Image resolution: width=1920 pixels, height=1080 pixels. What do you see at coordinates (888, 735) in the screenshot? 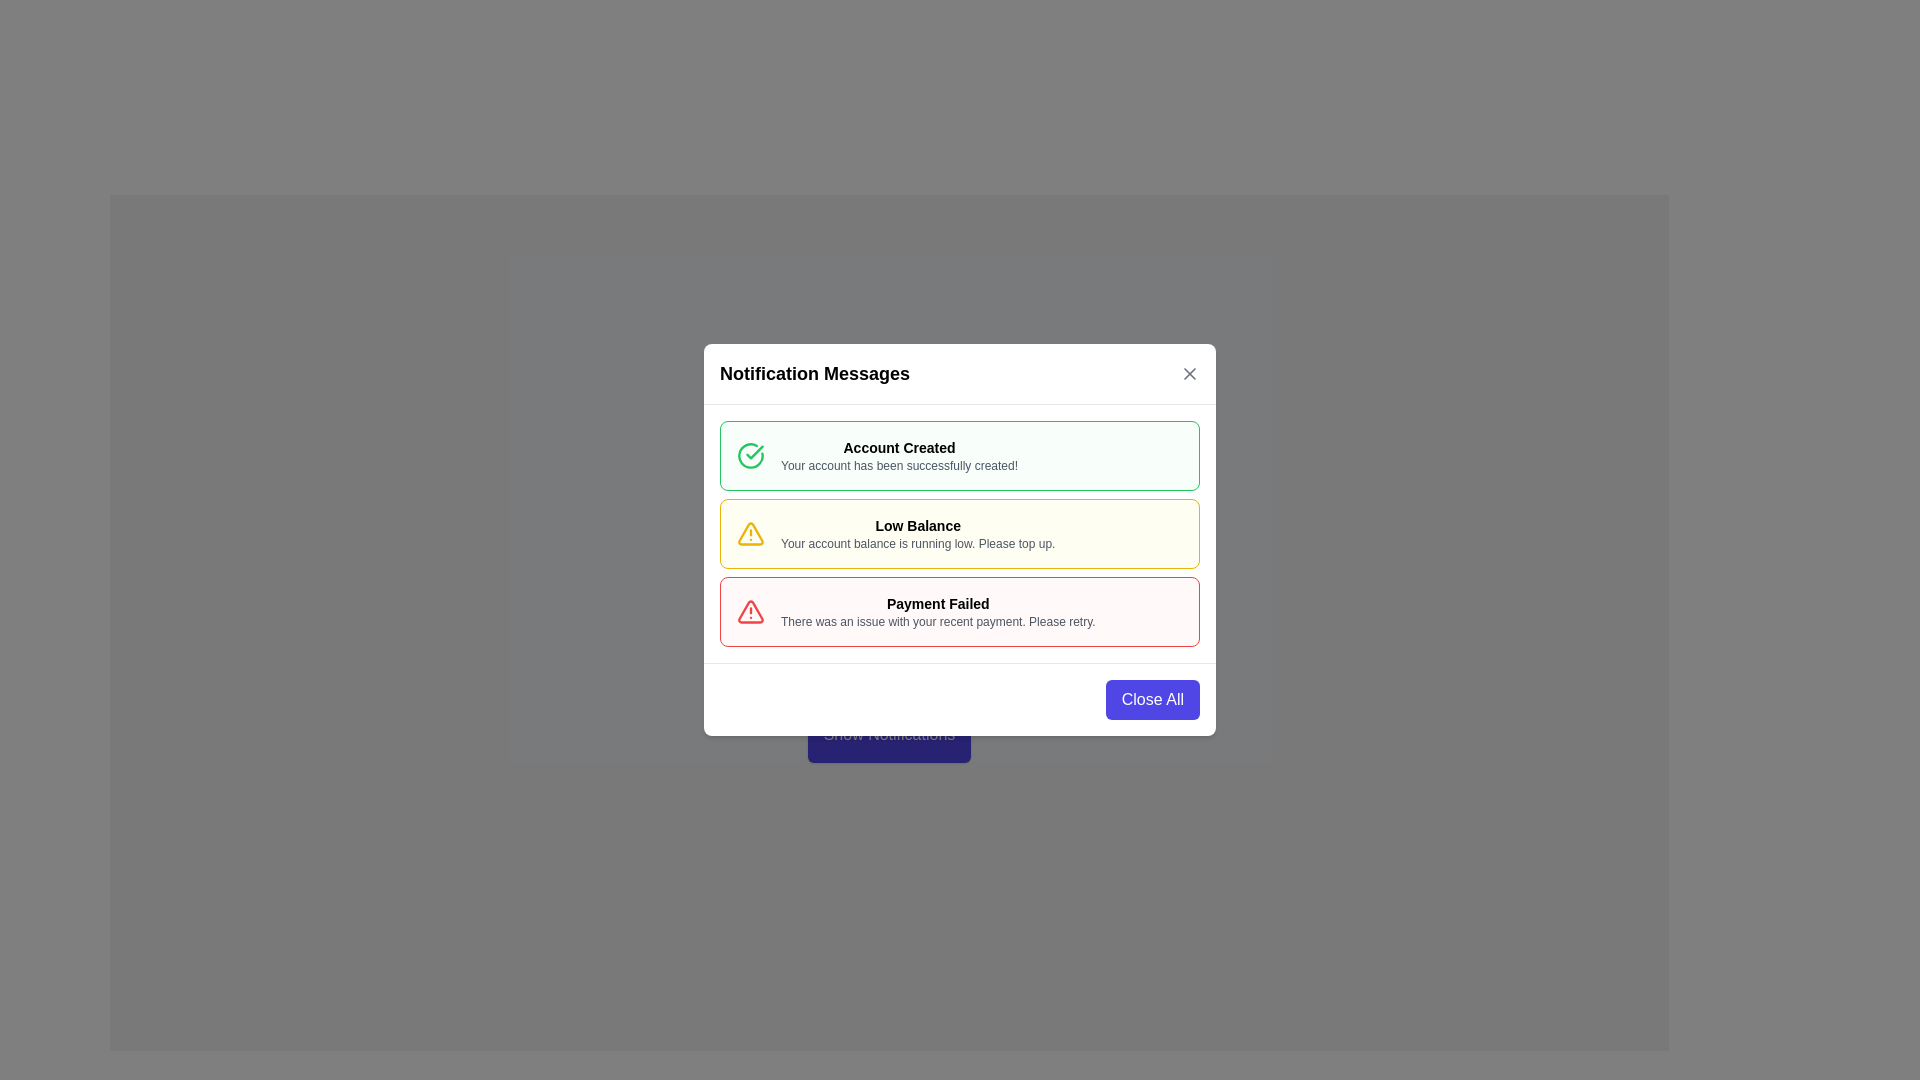
I see `the 'Show Notifications' button, which has a dark indigo background and white text` at bounding box center [888, 735].